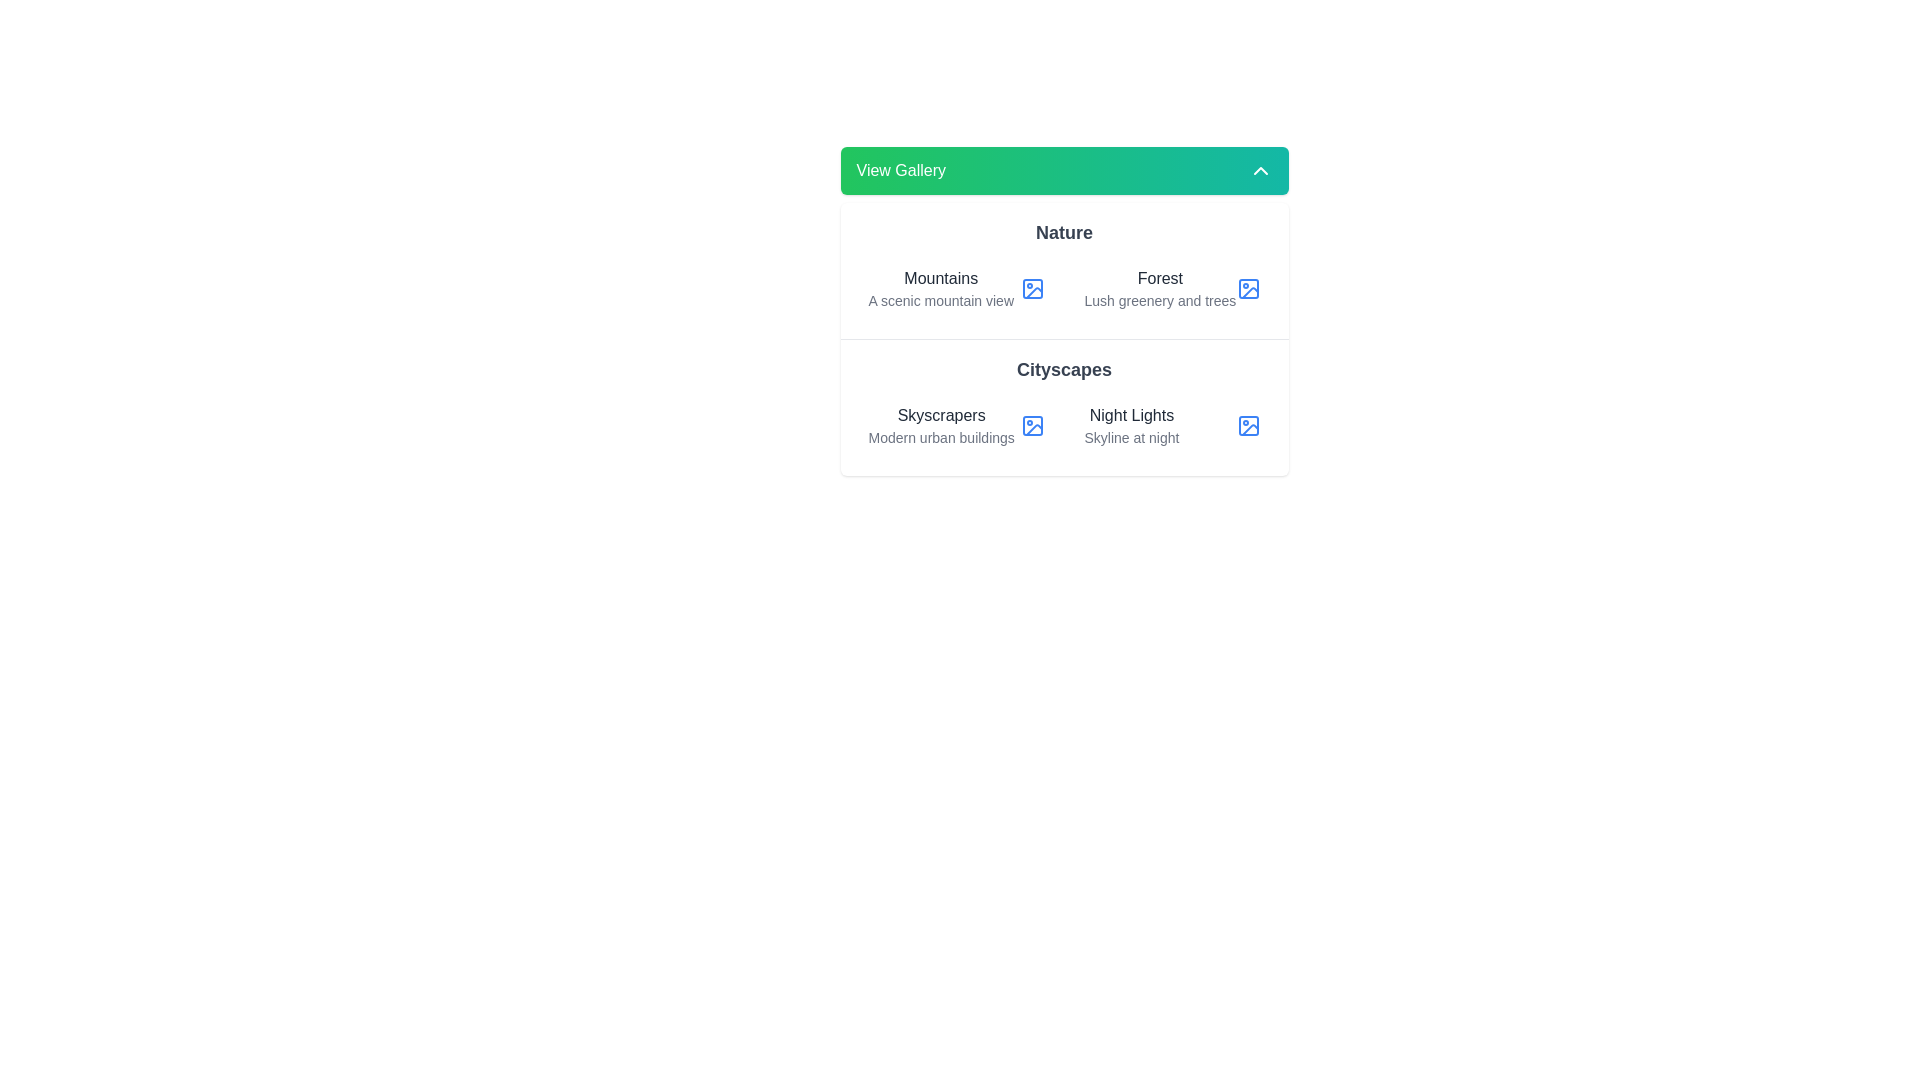 This screenshot has height=1080, width=1920. Describe the element at coordinates (1132, 424) in the screenshot. I see `the 'Night Lights' multiline text label, which provides a title and subtitle related to cityscapes at night, located in the 'Cityscapes' section to the right of the 'Skyscrapers' subsection` at that location.